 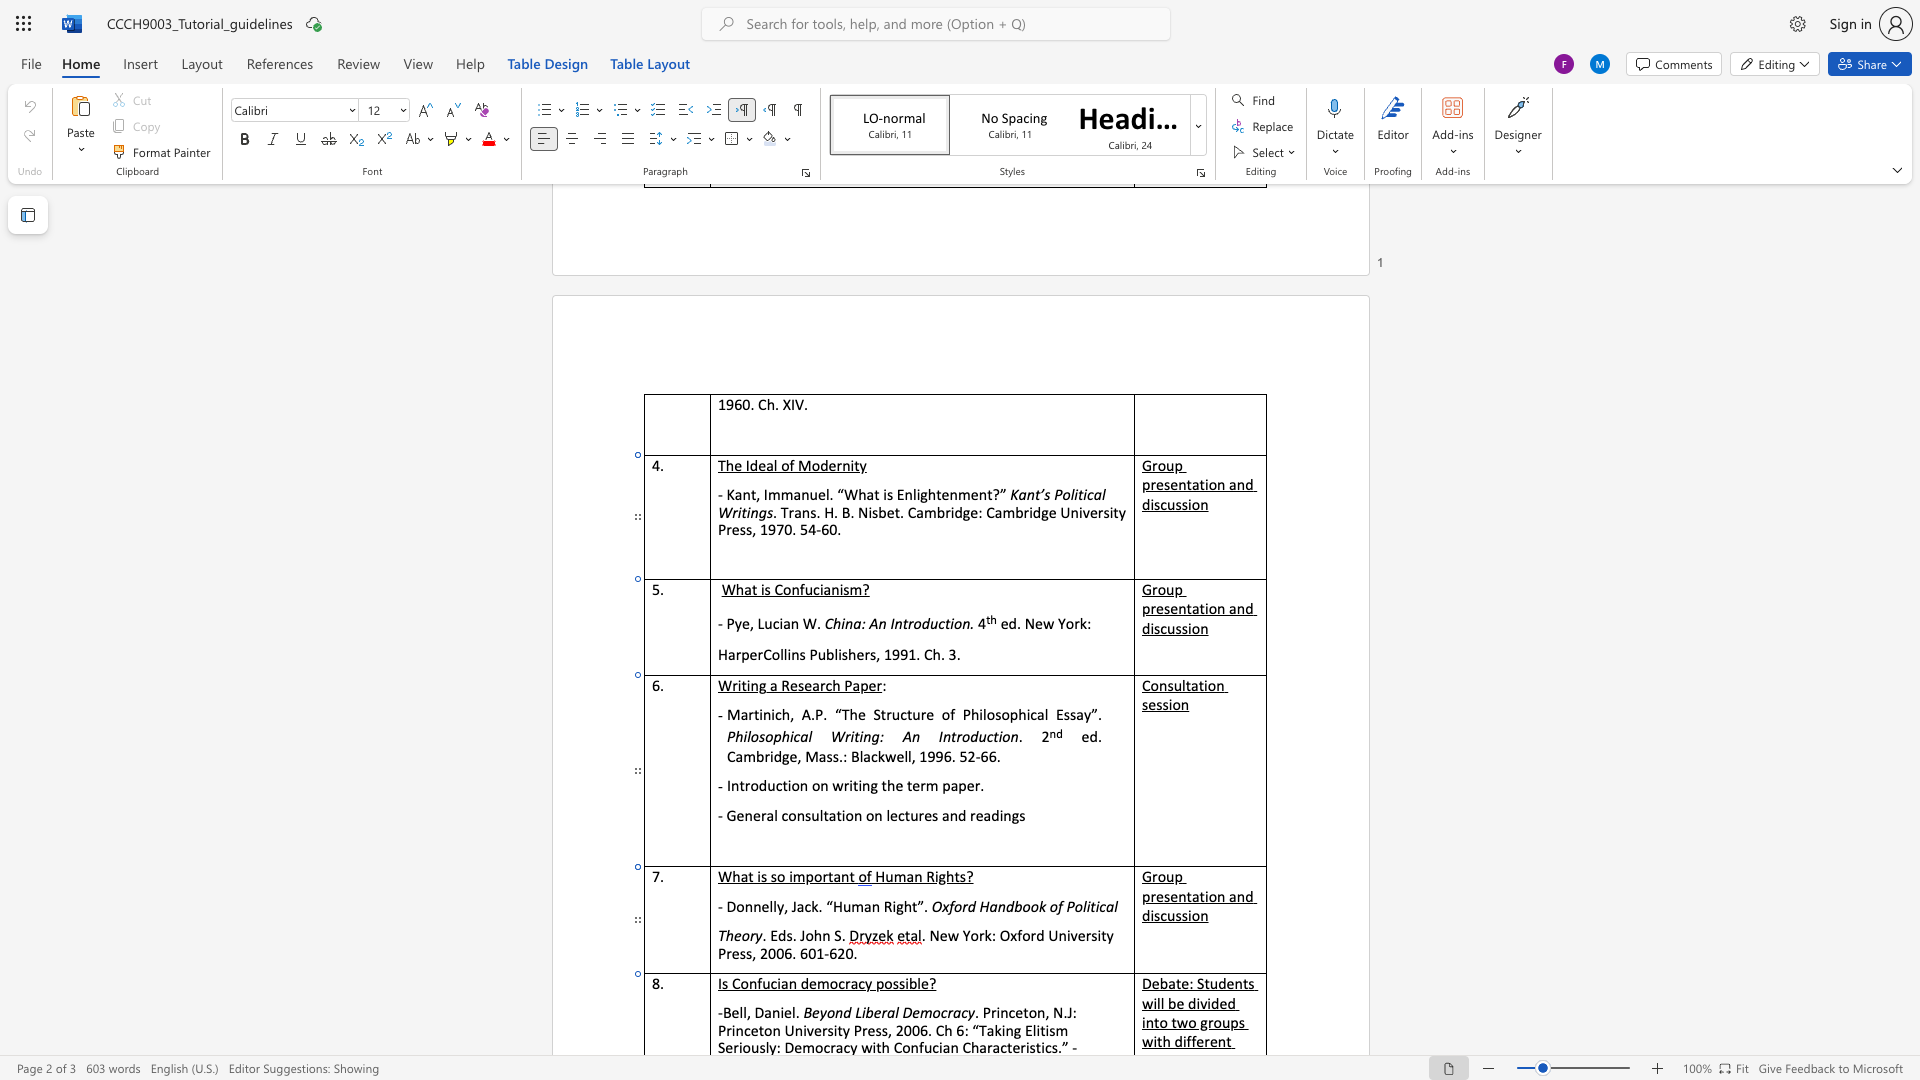 I want to click on the 1th character "u" in the text, so click(x=765, y=982).